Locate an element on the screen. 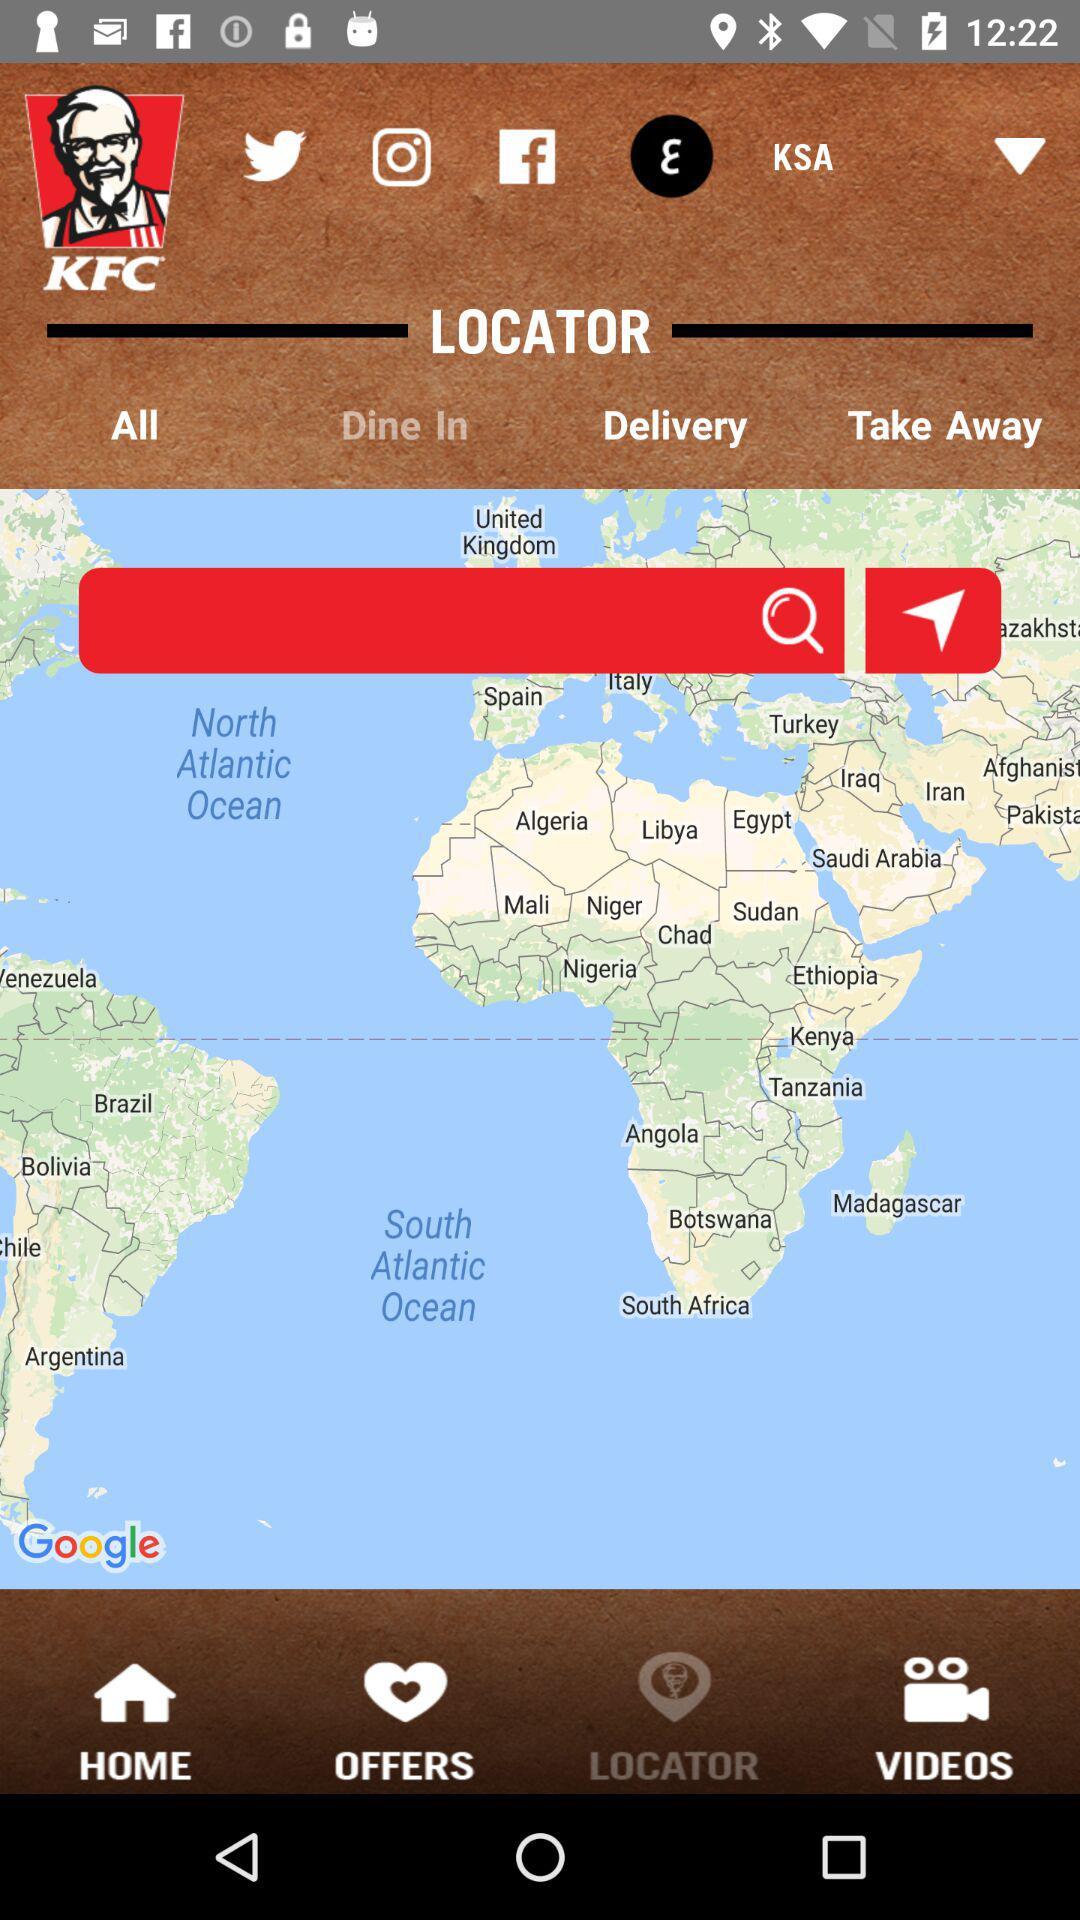 This screenshot has height=1920, width=1080. the all icon is located at coordinates (135, 425).